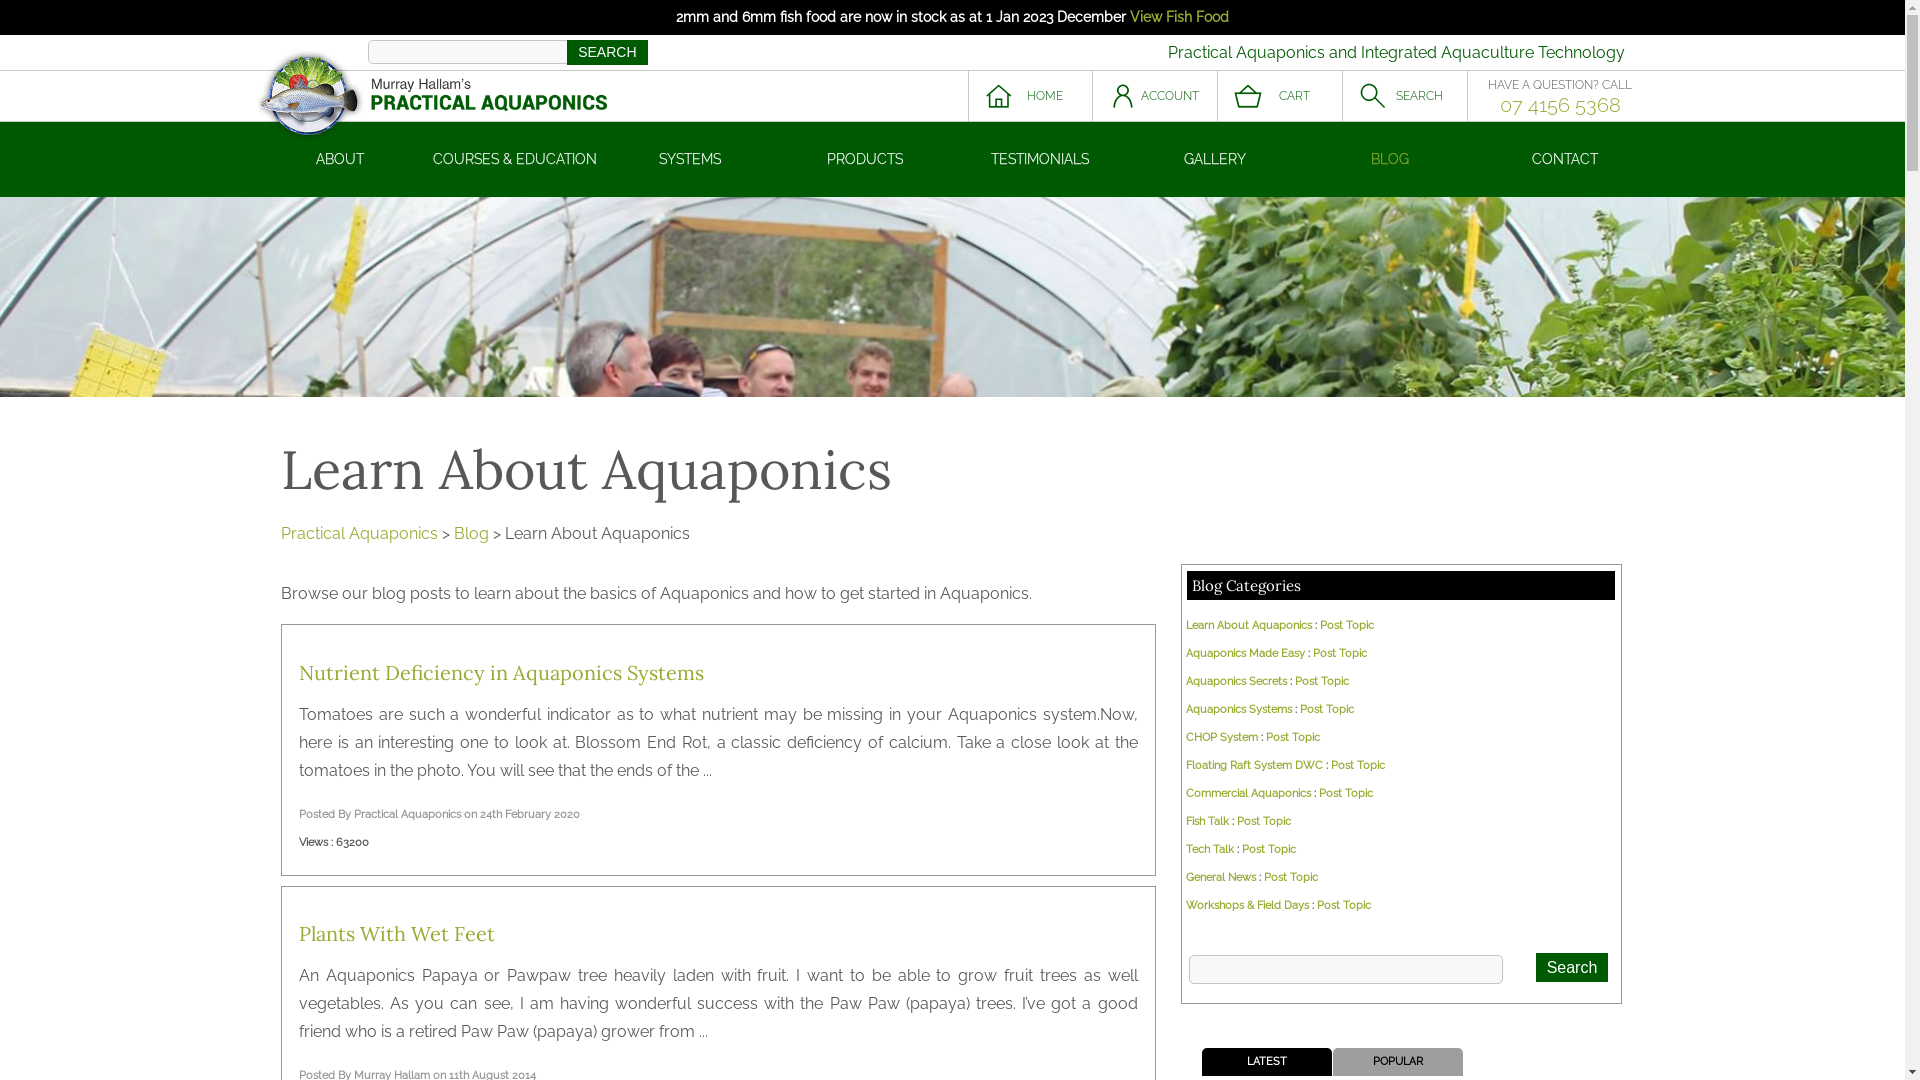  Describe the element at coordinates (501, 672) in the screenshot. I see `'Nutrient Deficiency in Aquaponics Systems'` at that location.